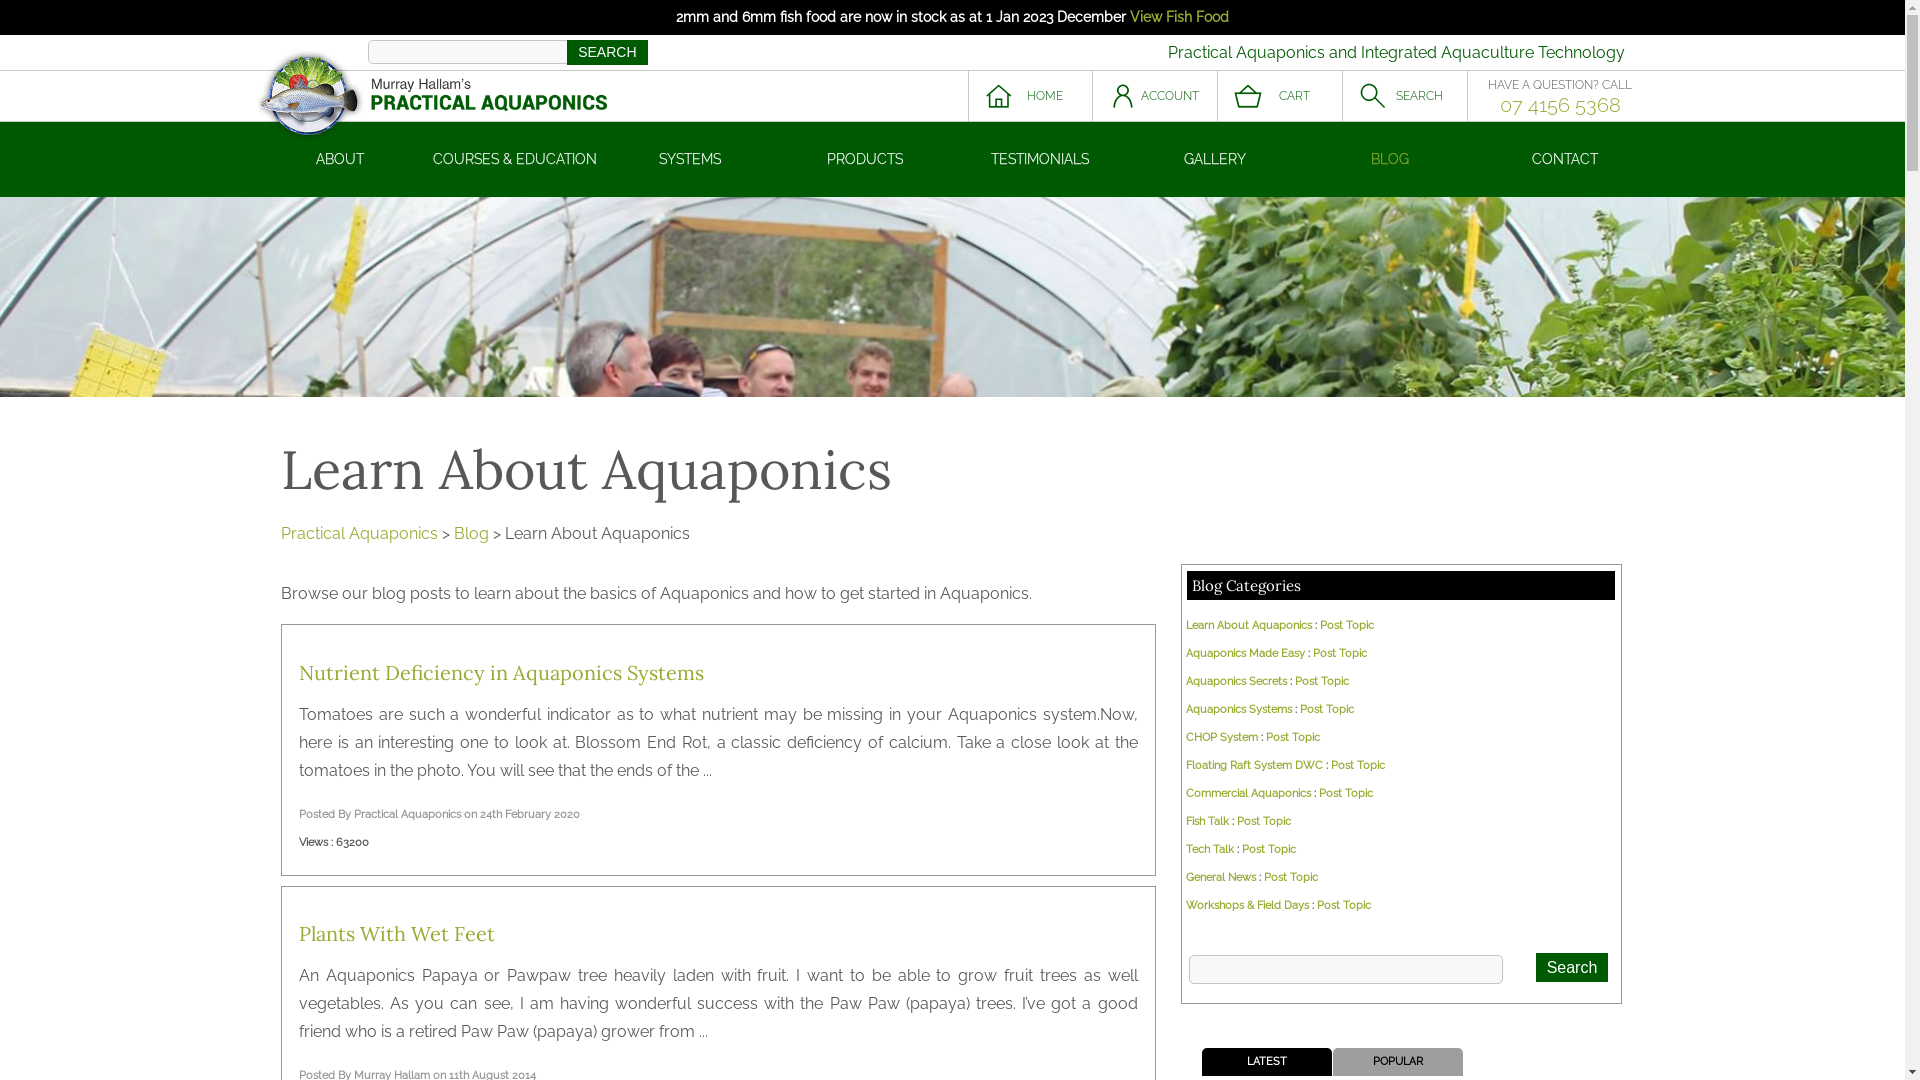  Describe the element at coordinates (501, 672) in the screenshot. I see `'Nutrient Deficiency in Aquaponics Systems'` at that location.